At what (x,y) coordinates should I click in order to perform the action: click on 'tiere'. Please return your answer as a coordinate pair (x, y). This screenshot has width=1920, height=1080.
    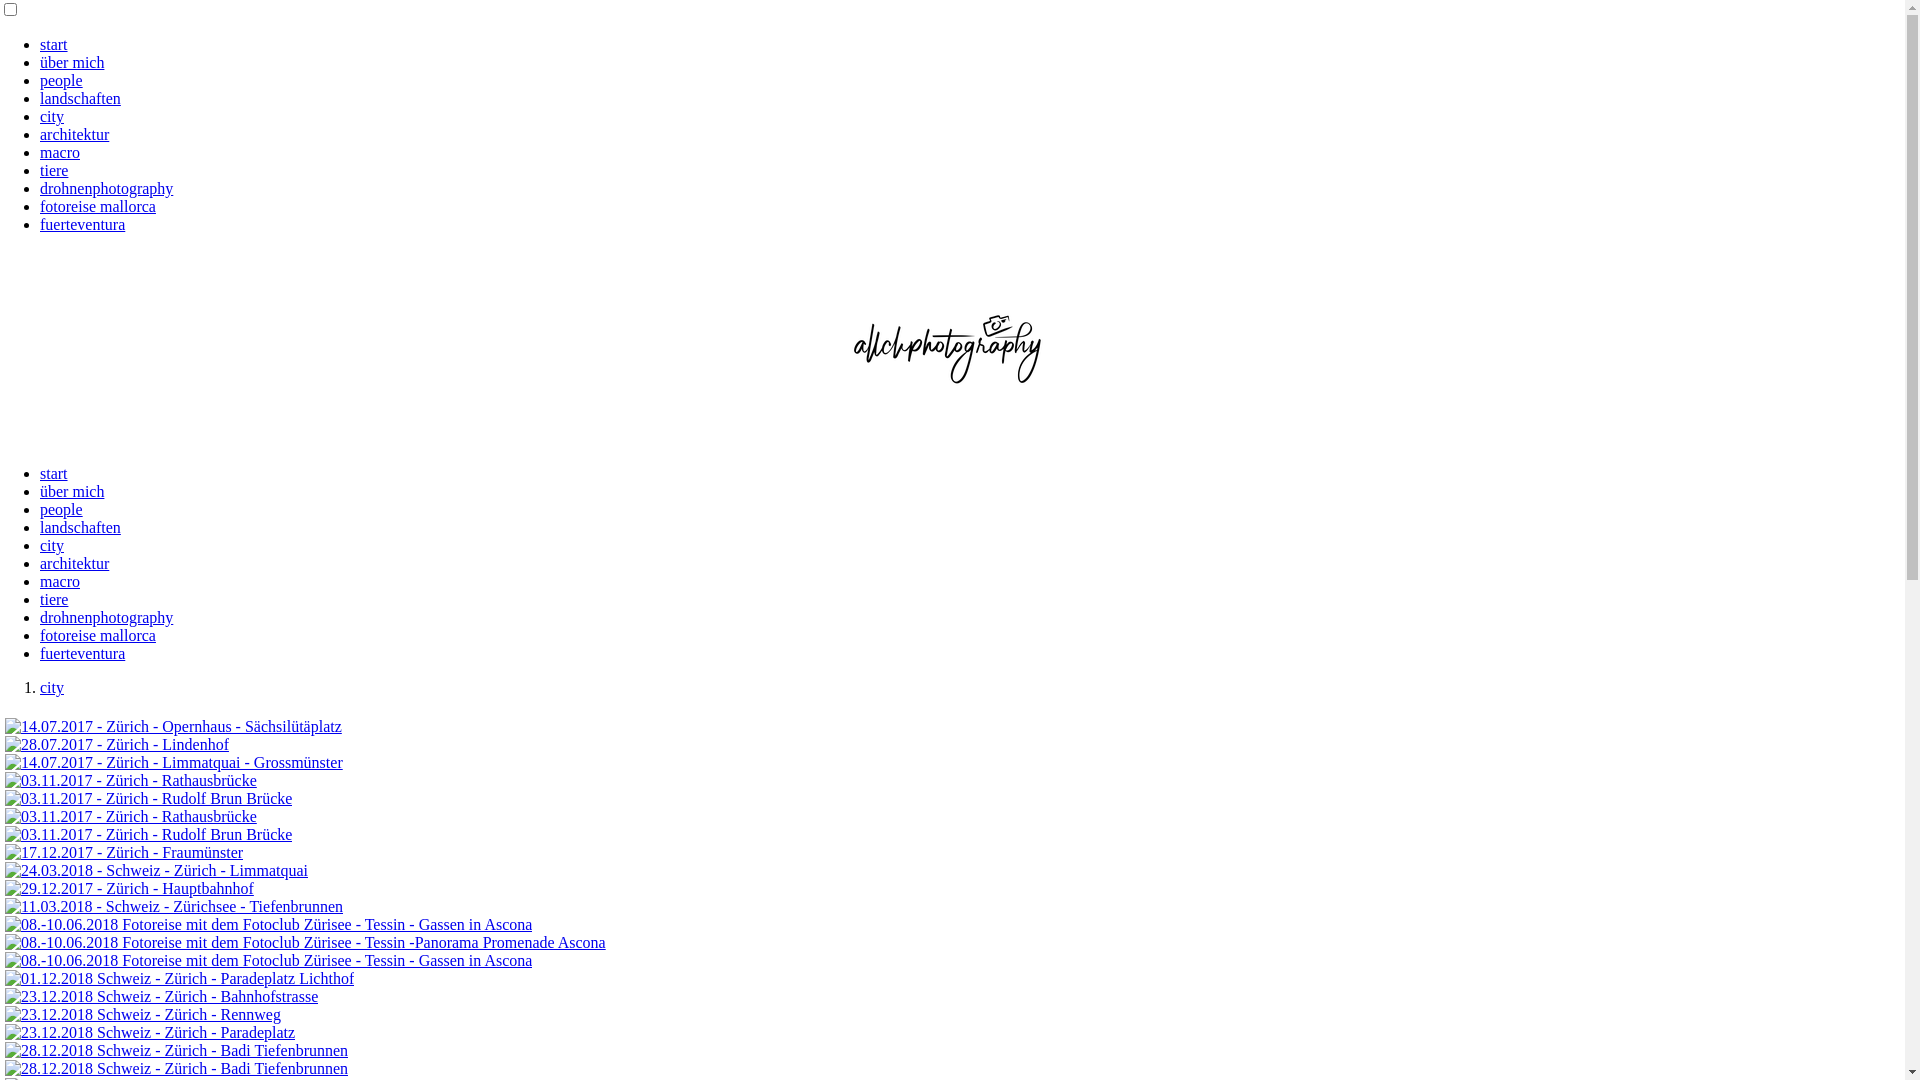
    Looking at the image, I should click on (39, 598).